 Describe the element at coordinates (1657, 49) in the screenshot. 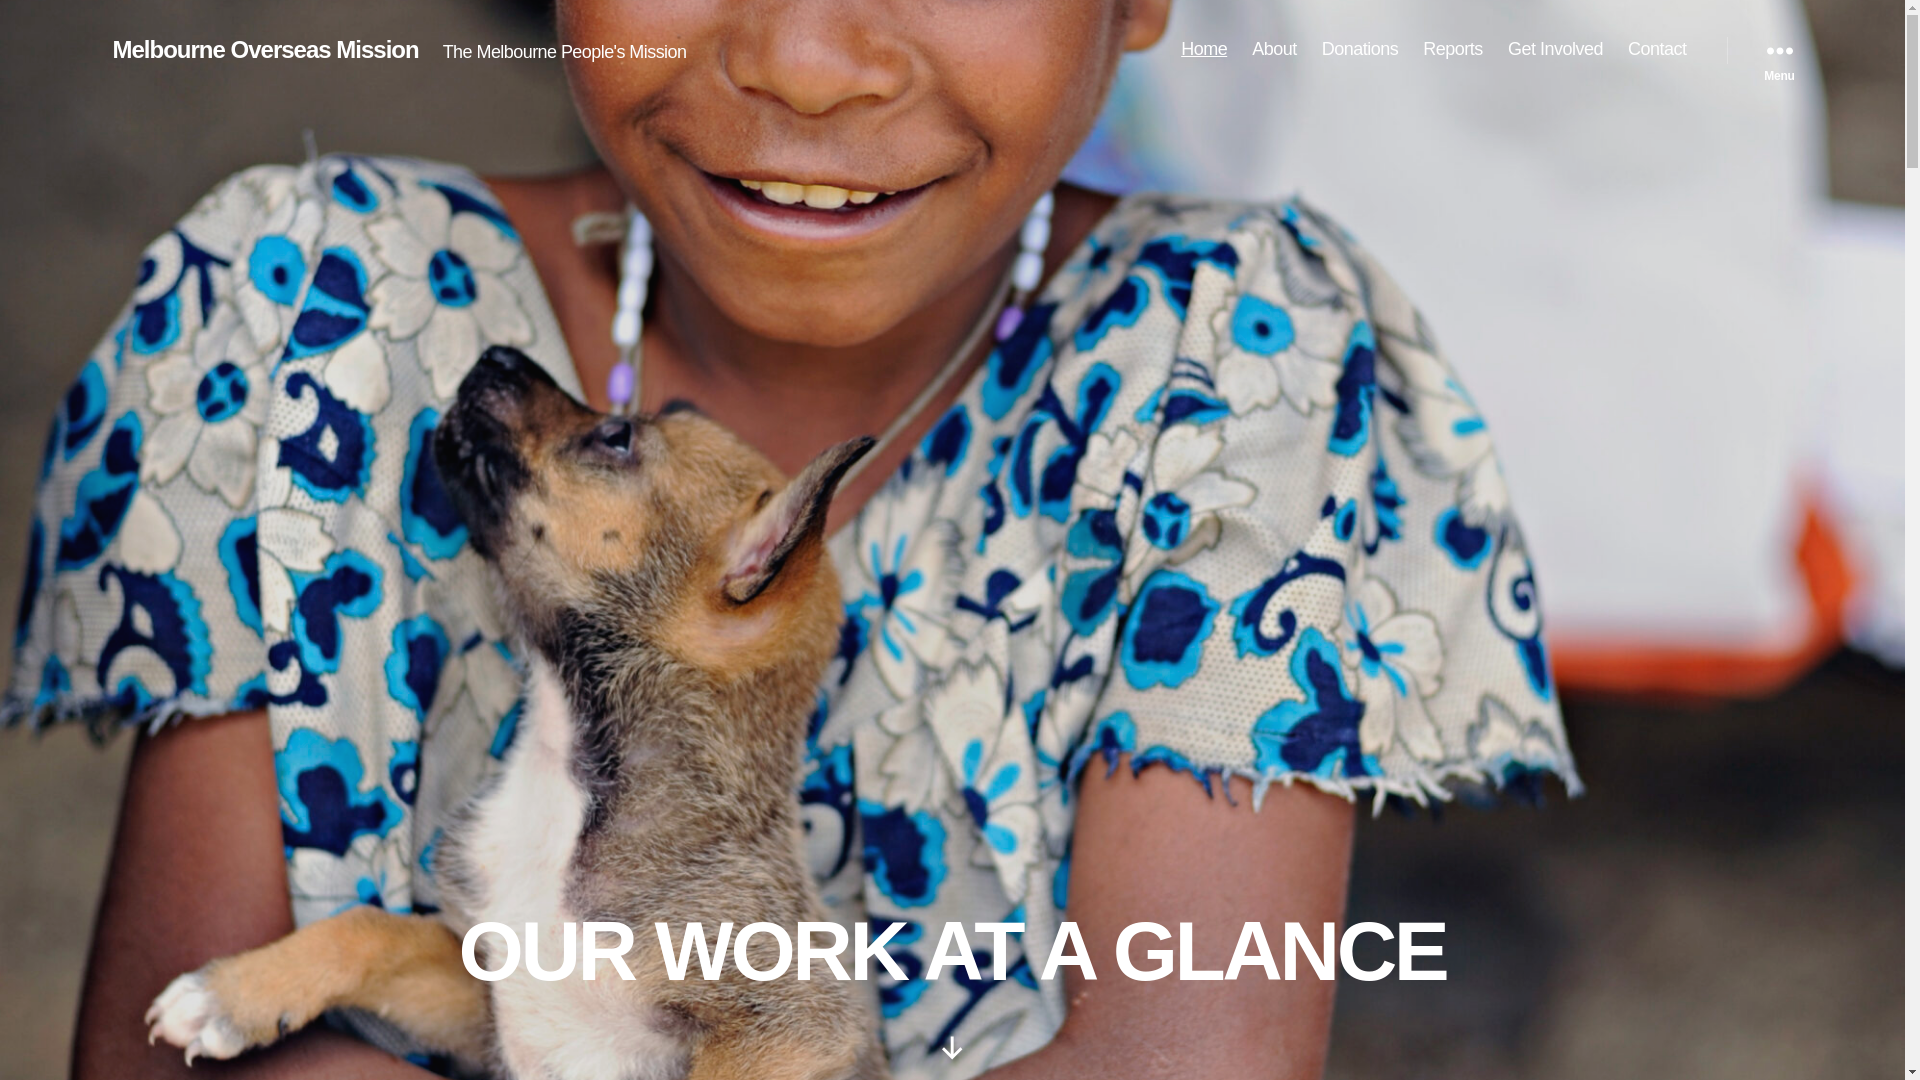

I see `'Contact'` at that location.